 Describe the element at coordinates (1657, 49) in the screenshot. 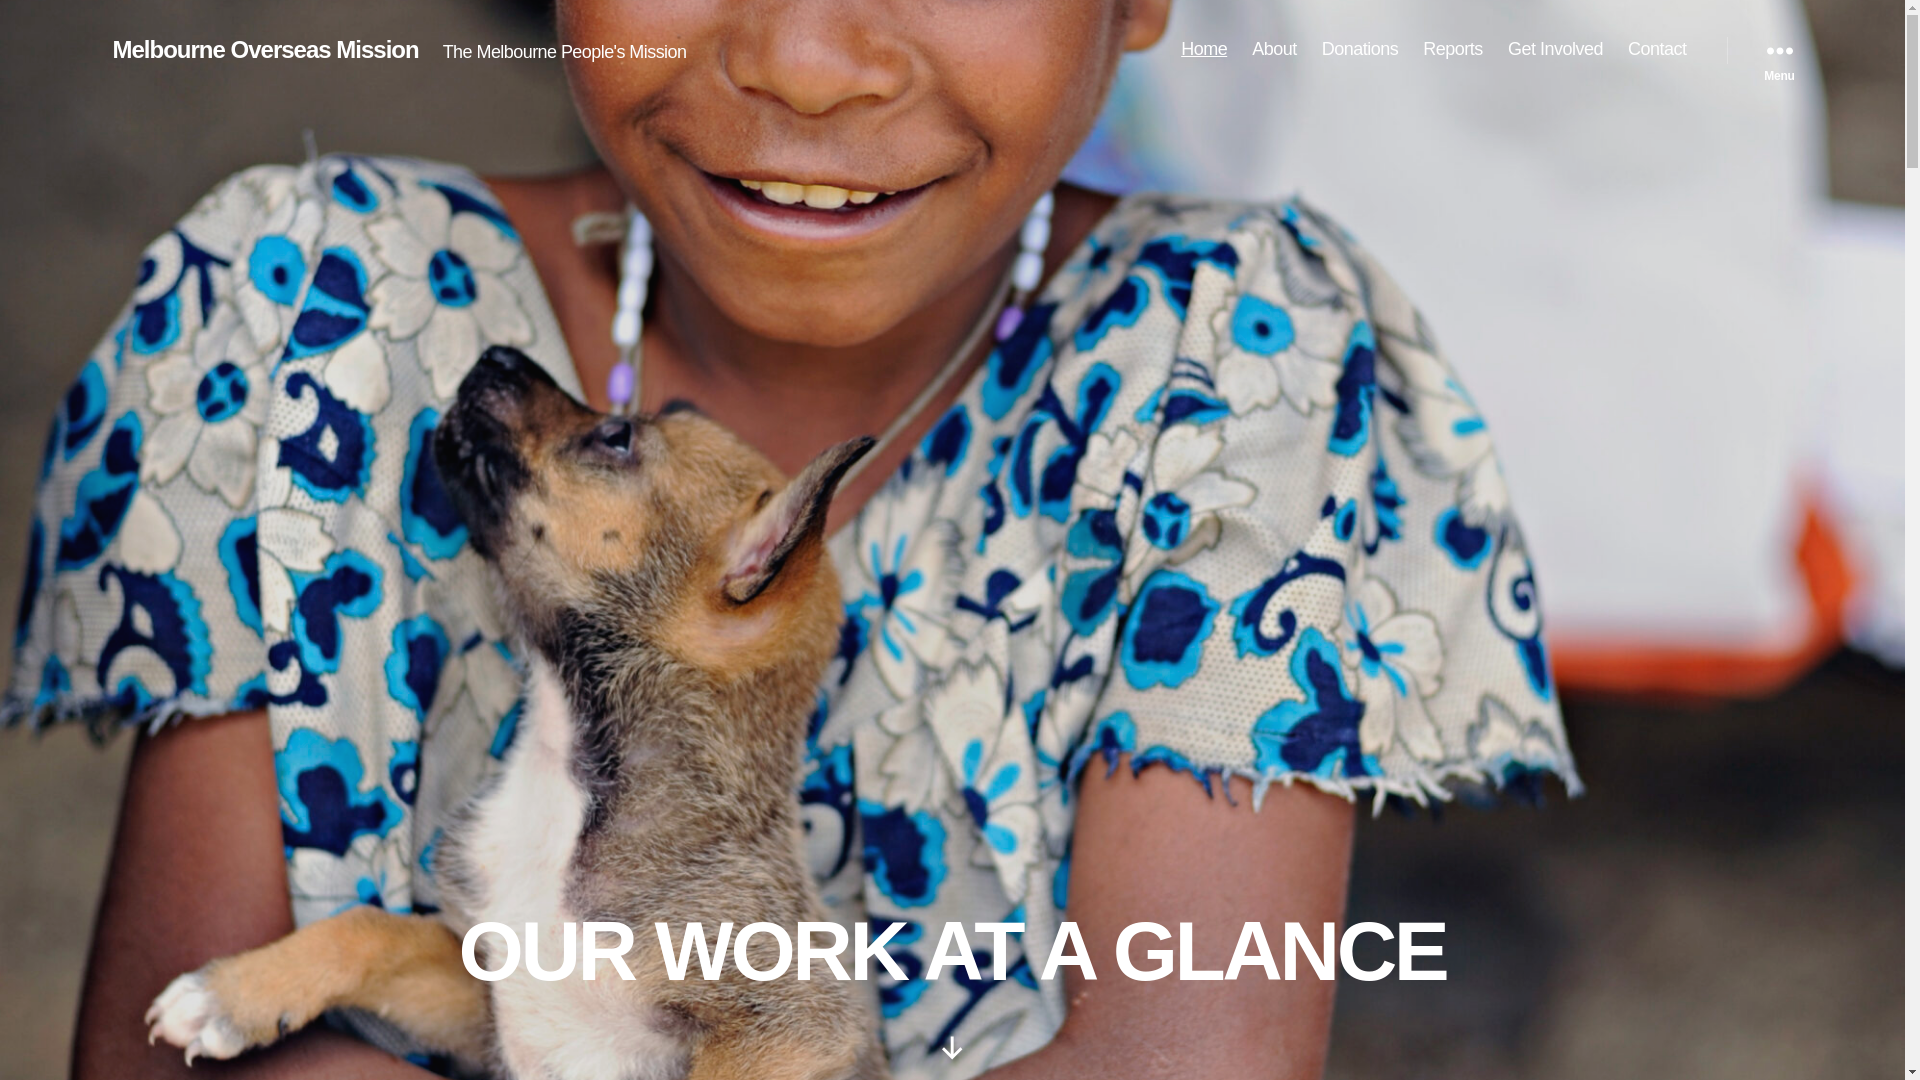

I see `'Contact'` at that location.